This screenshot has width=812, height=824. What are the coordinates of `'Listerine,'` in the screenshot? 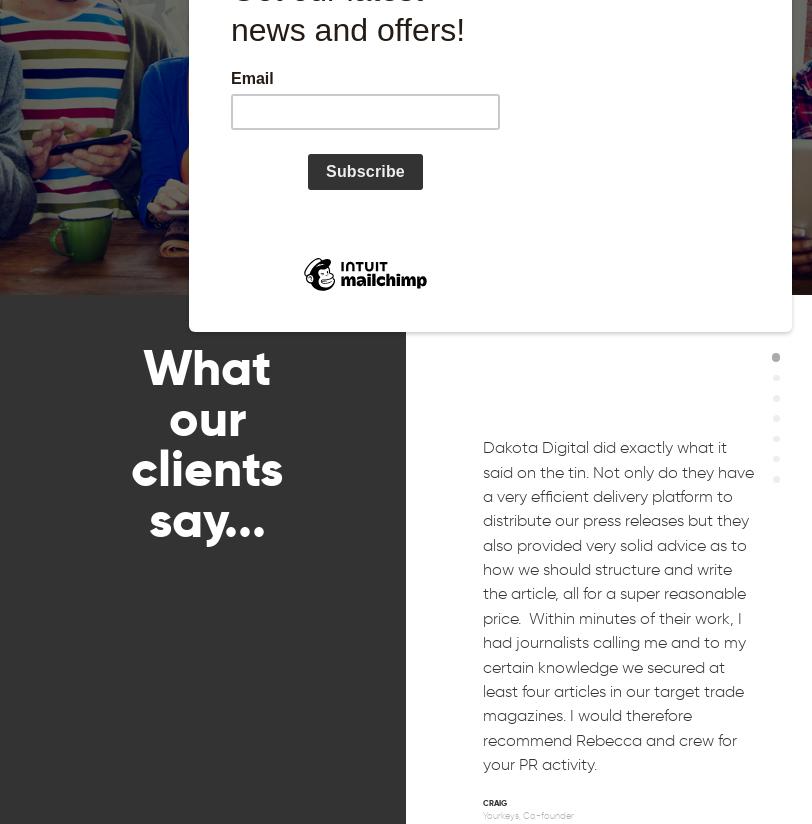 It's located at (499, 12).